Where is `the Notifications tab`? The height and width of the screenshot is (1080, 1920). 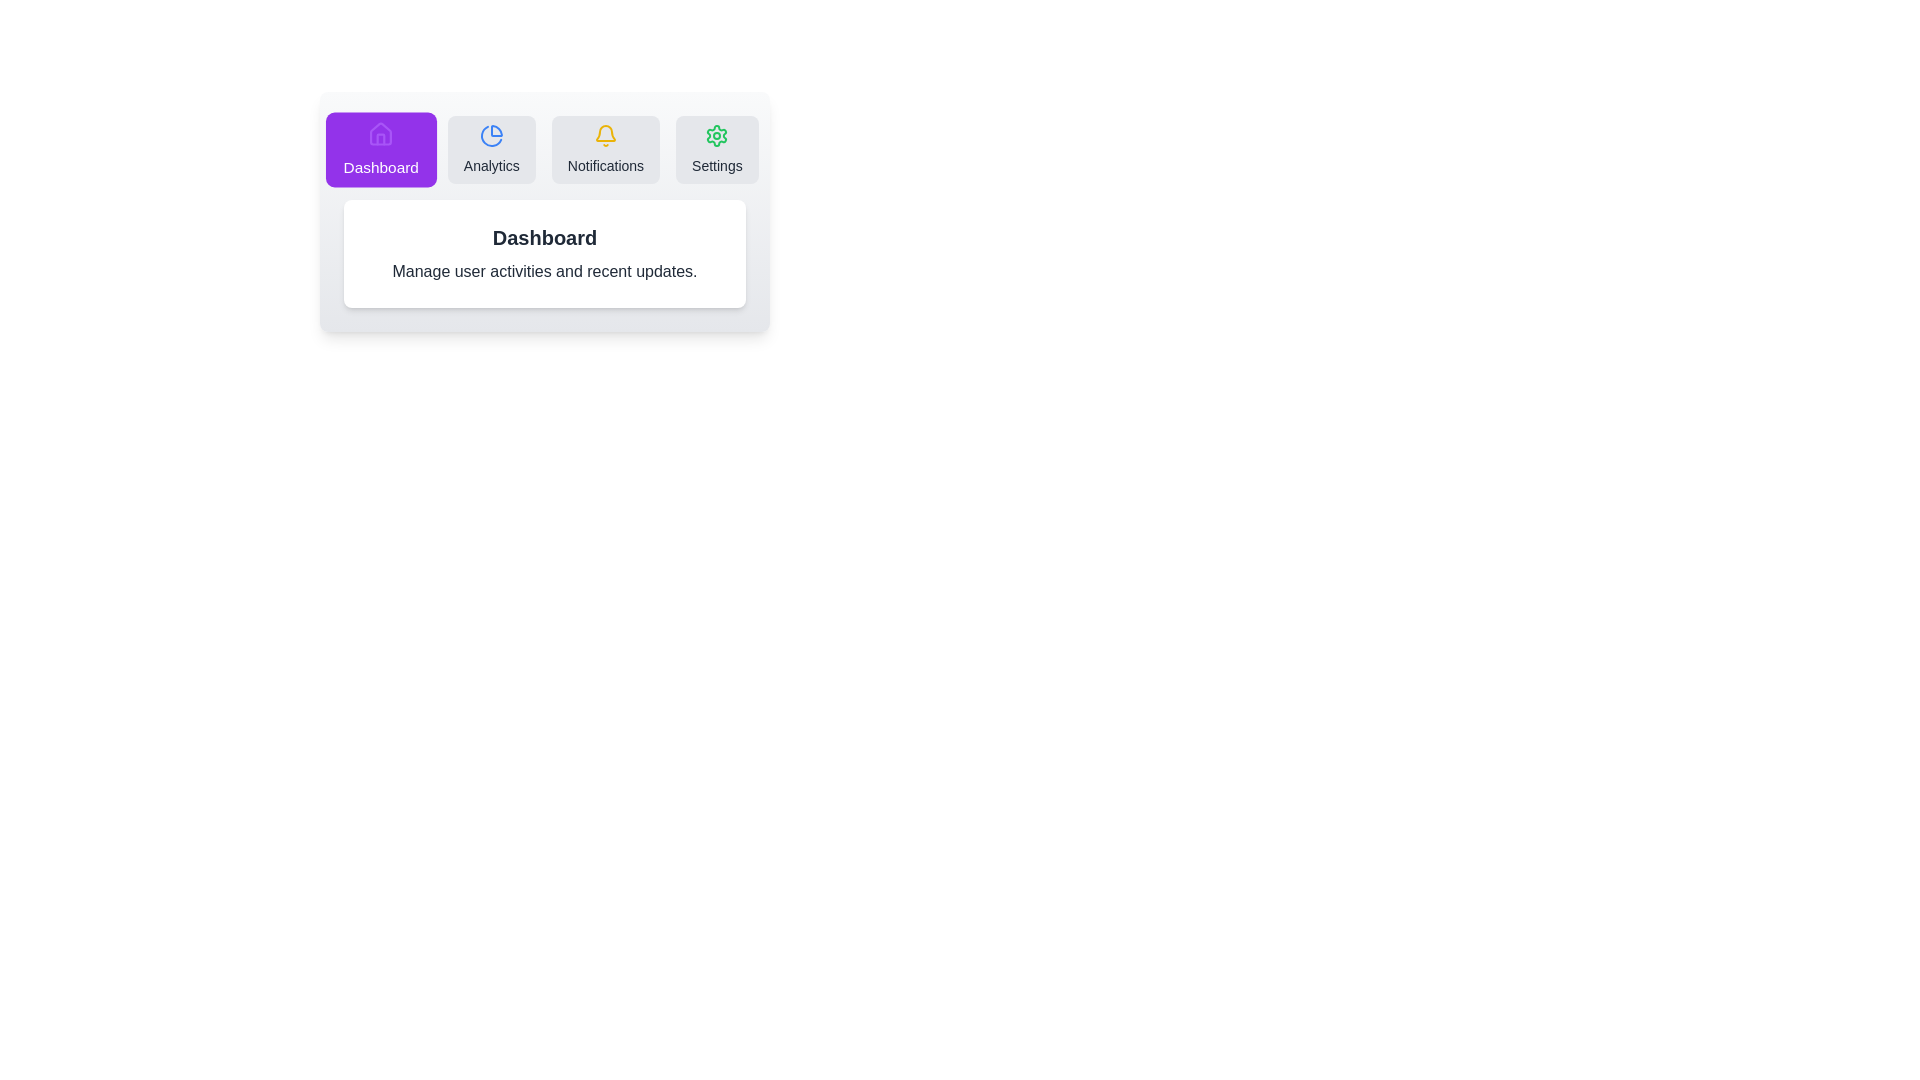 the Notifications tab is located at coordinates (604, 149).